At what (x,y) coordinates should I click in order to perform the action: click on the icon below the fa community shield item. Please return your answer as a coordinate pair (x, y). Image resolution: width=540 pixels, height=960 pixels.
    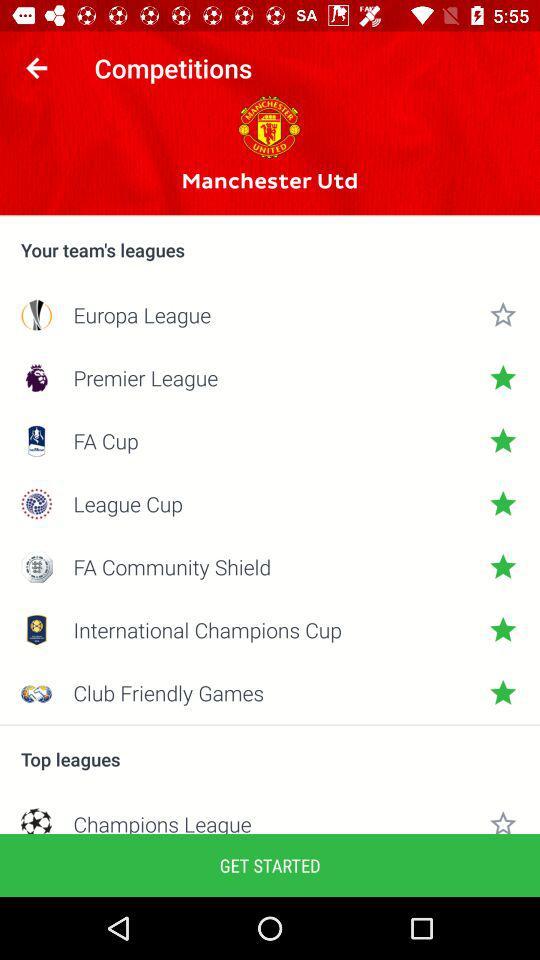
    Looking at the image, I should click on (270, 628).